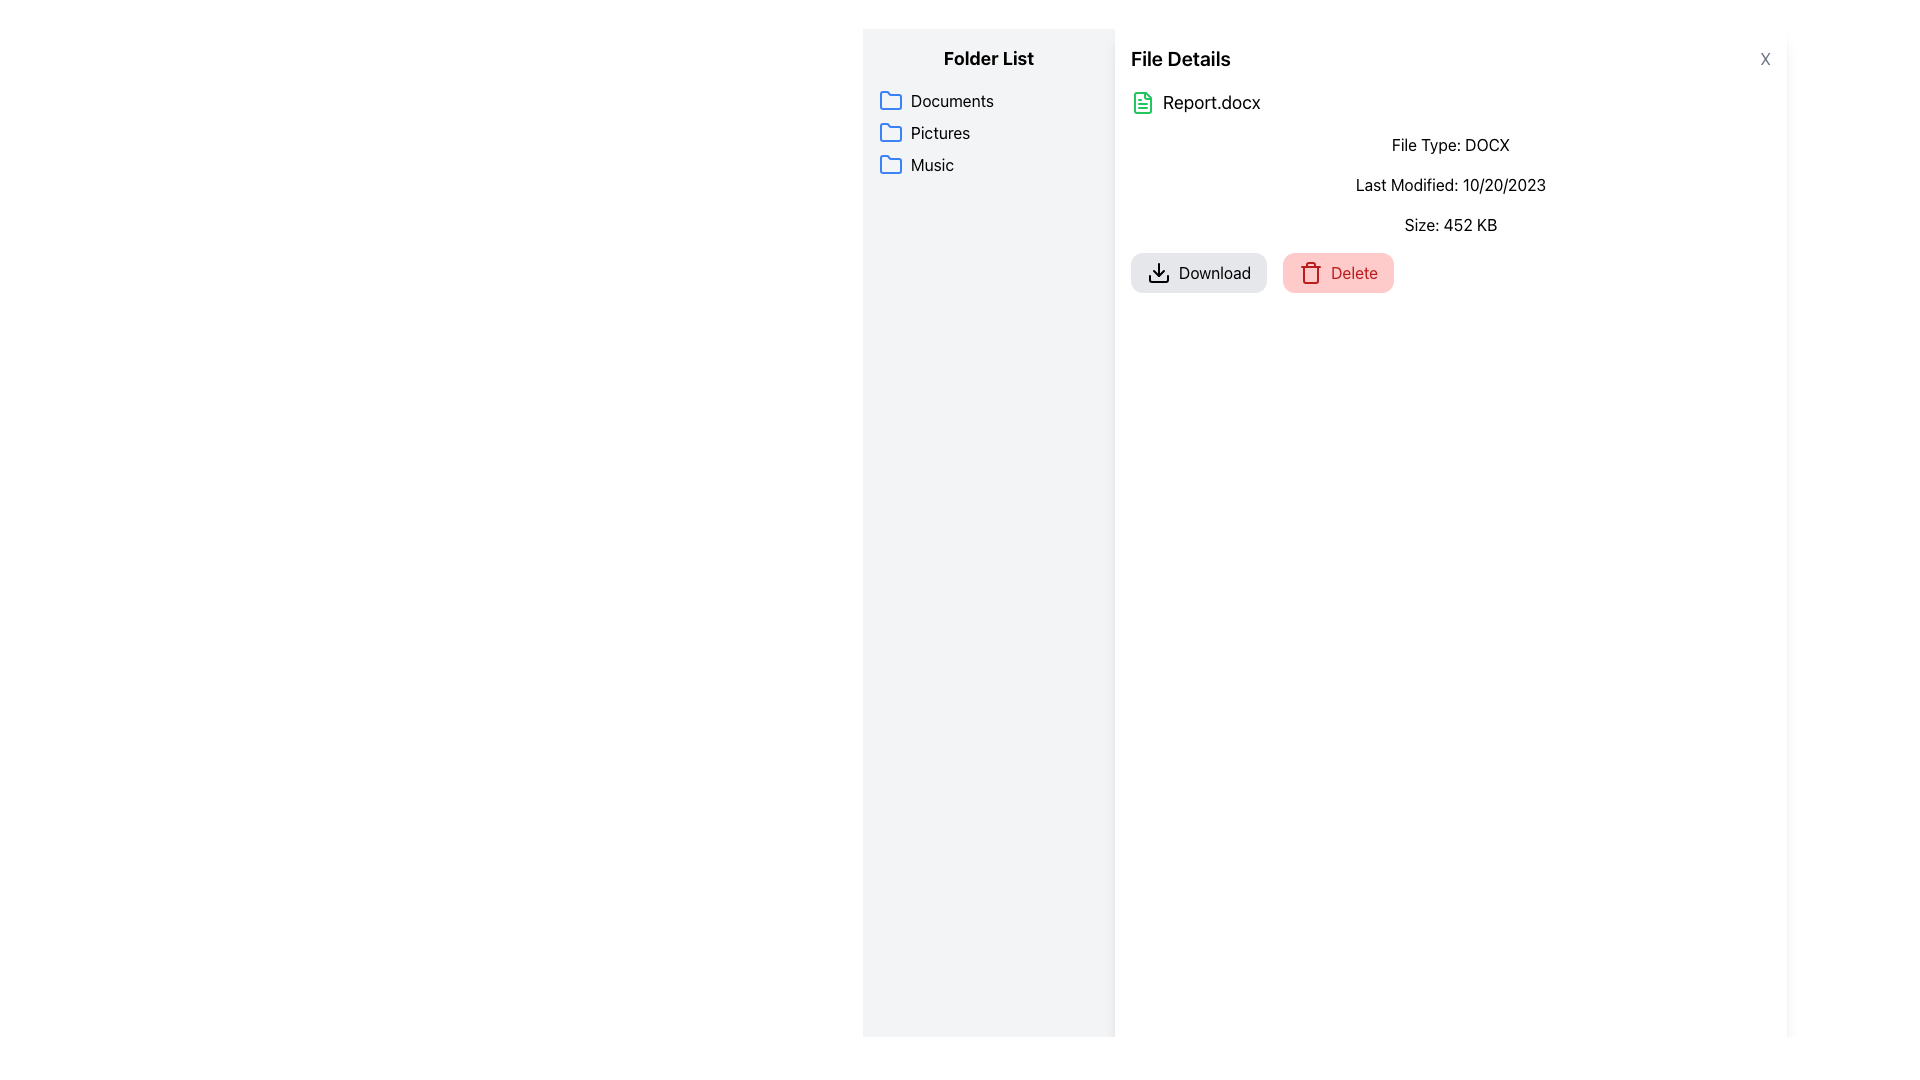 The height and width of the screenshot is (1080, 1920). Describe the element at coordinates (1450, 185) in the screenshot. I see `the static text label that displays the last modification date of a file, located within the 'File Details' information card, positioned between 'File Type: DOCX' and 'Size: 452 KB'` at that location.